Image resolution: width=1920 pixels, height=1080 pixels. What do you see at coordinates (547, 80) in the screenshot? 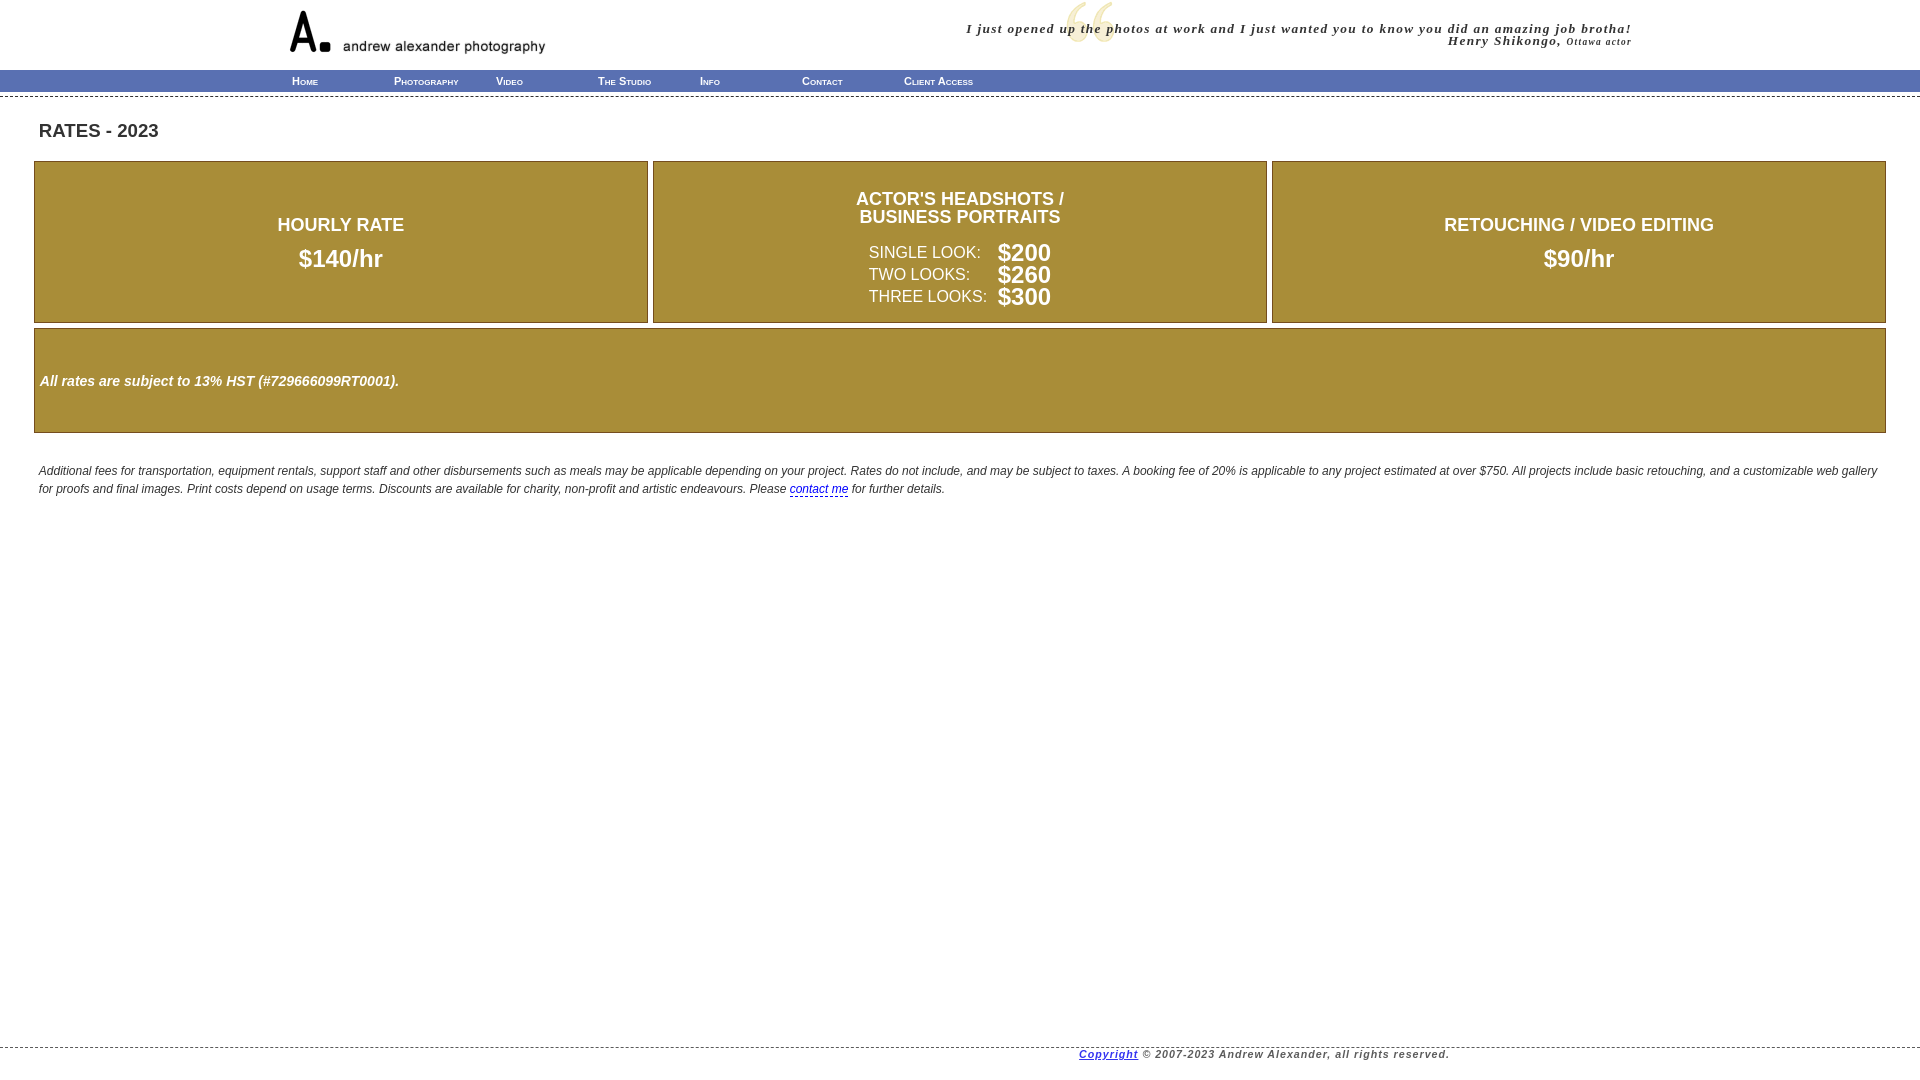
I see `'Video'` at bounding box center [547, 80].